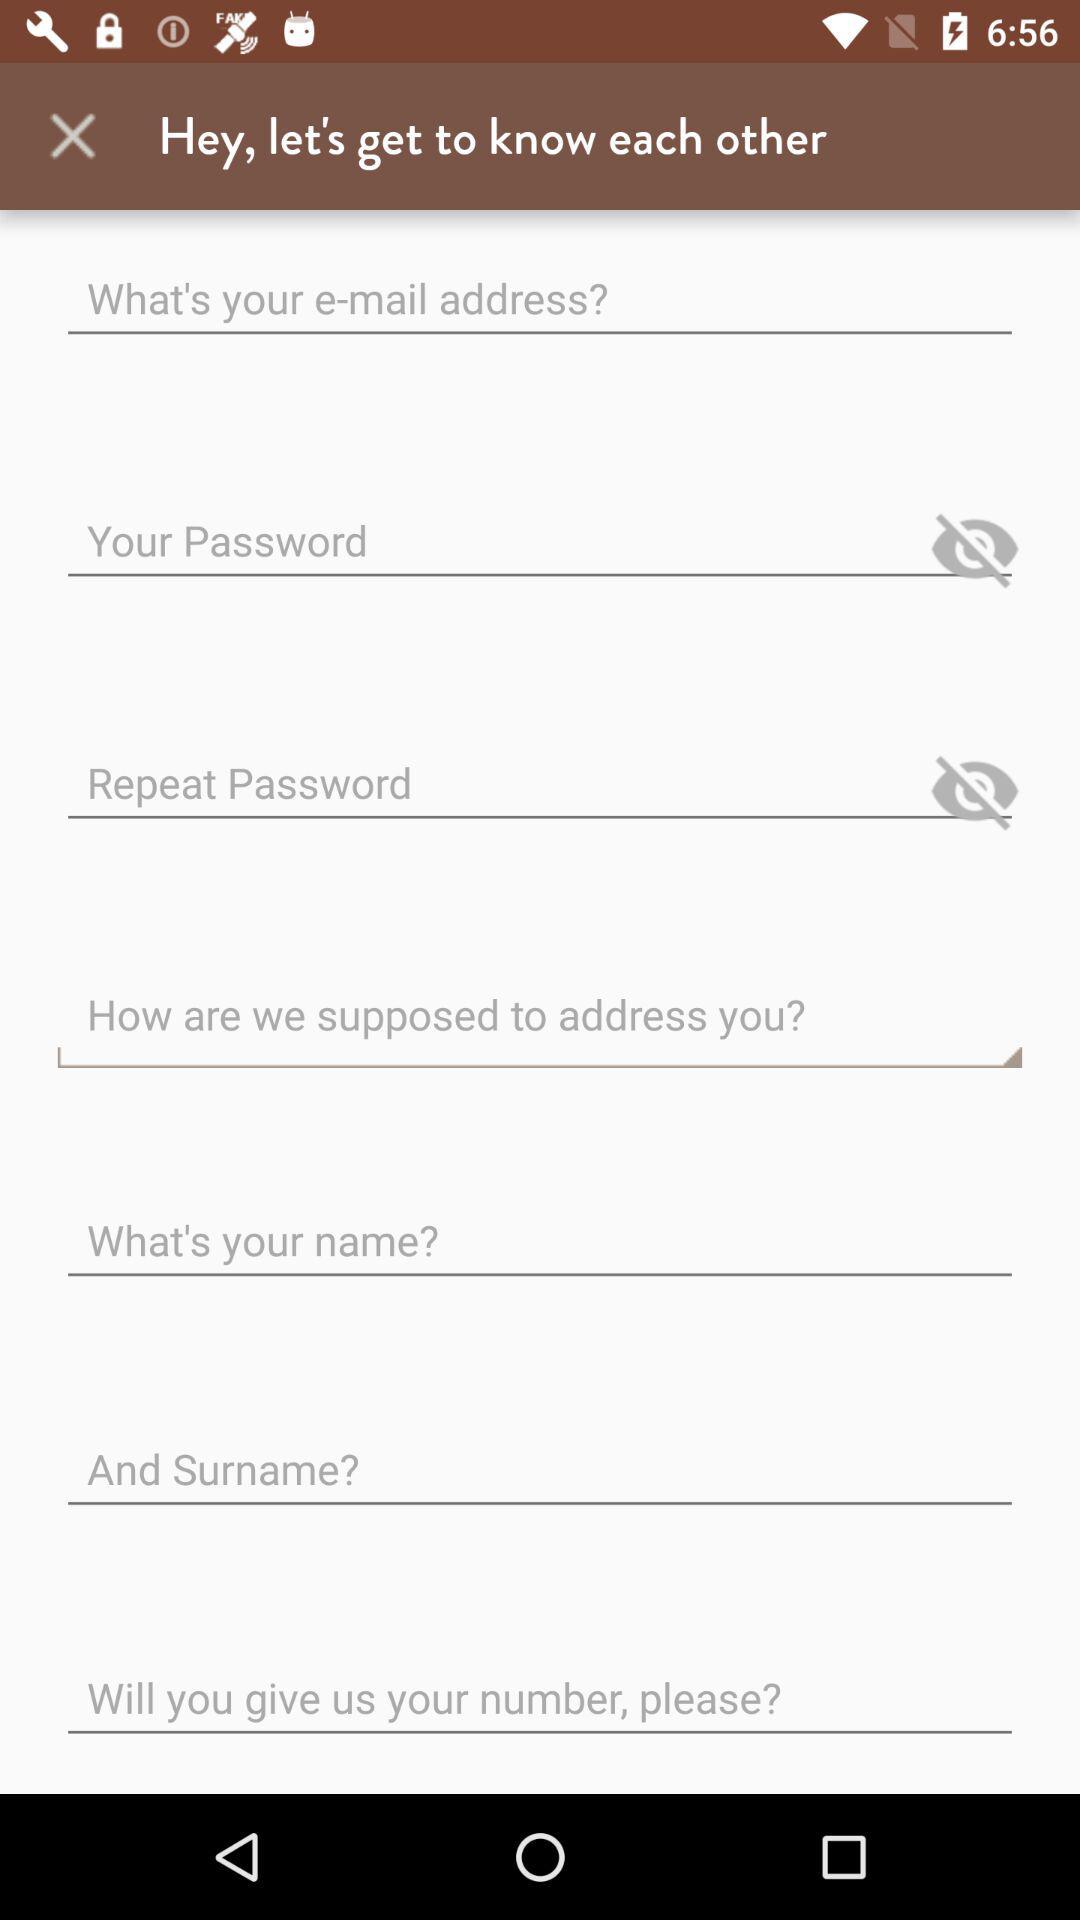 This screenshot has width=1080, height=1920. I want to click on option below surname option, so click(540, 1680).